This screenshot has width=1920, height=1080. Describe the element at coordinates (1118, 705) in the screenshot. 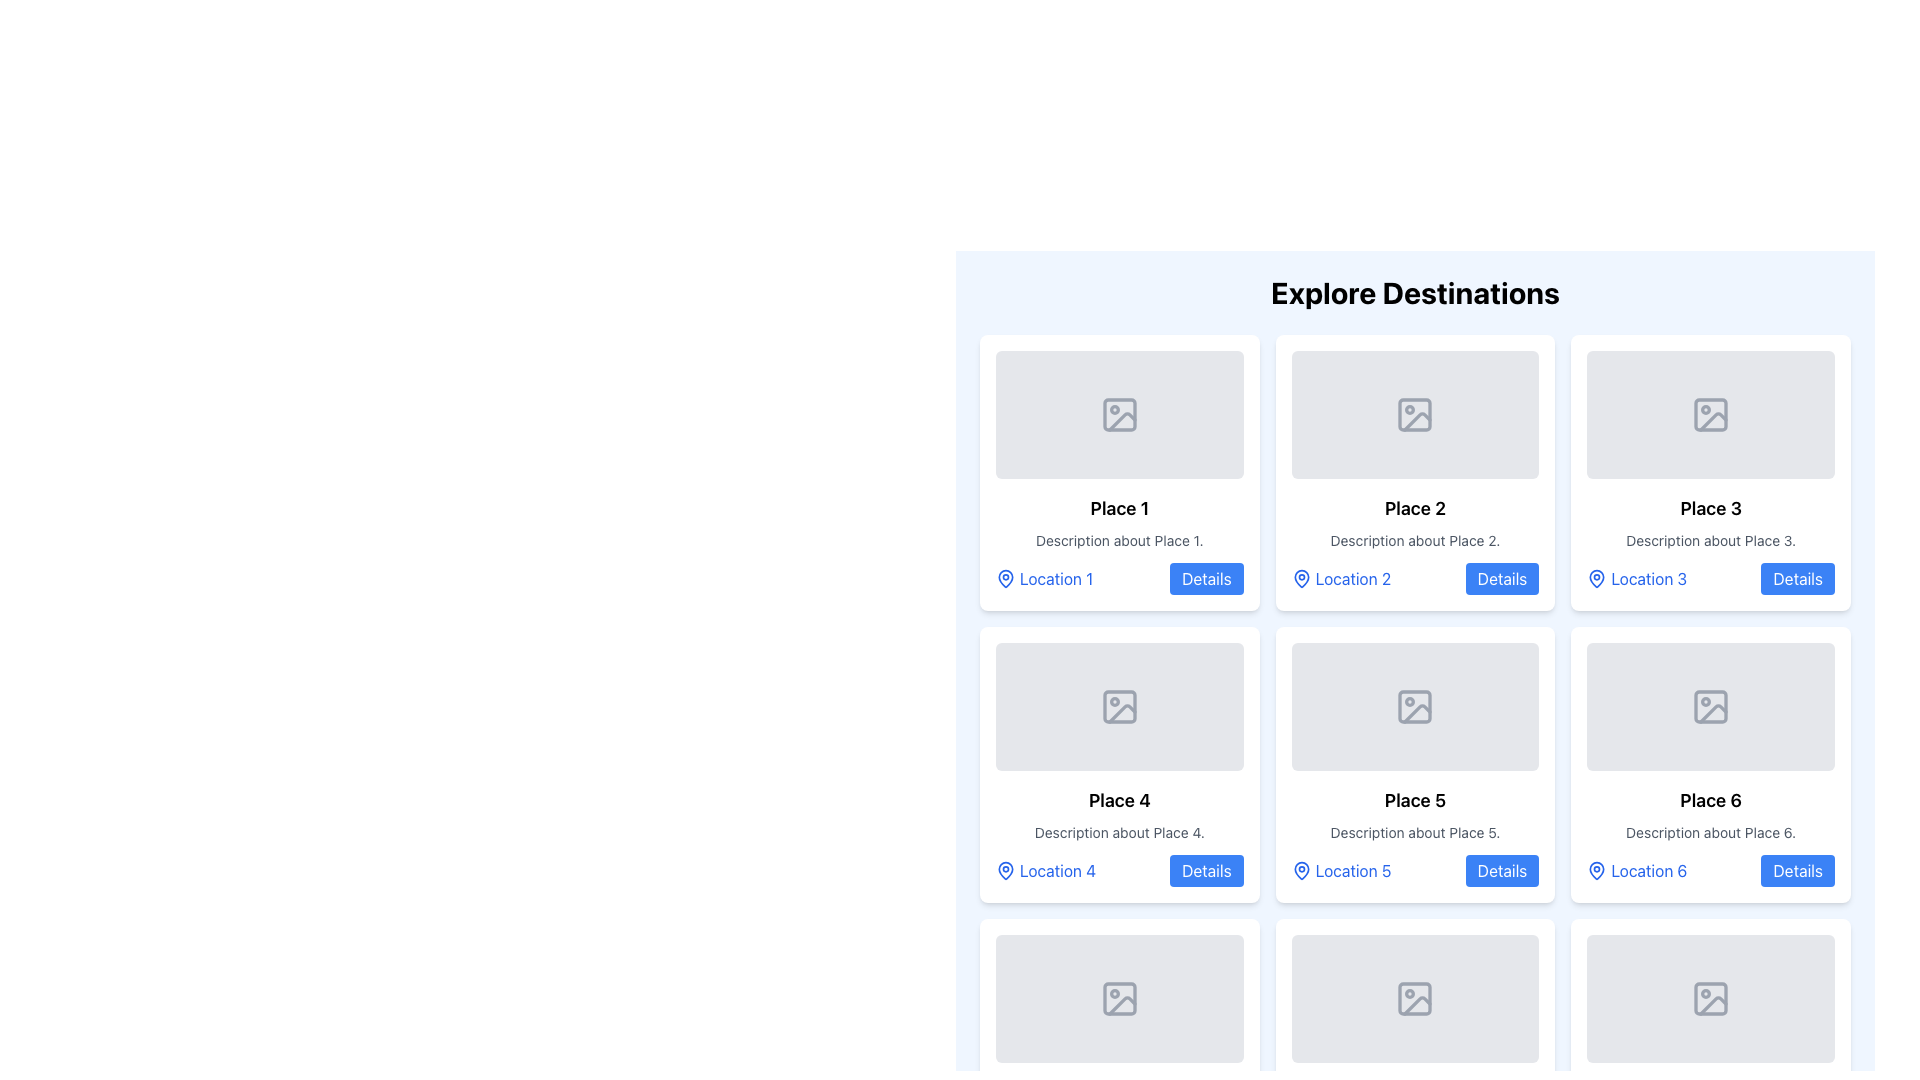

I see `the Decorative Placeholder Icon located in the fourth card of the grid layout, which signifies an unavailable image asset` at that location.